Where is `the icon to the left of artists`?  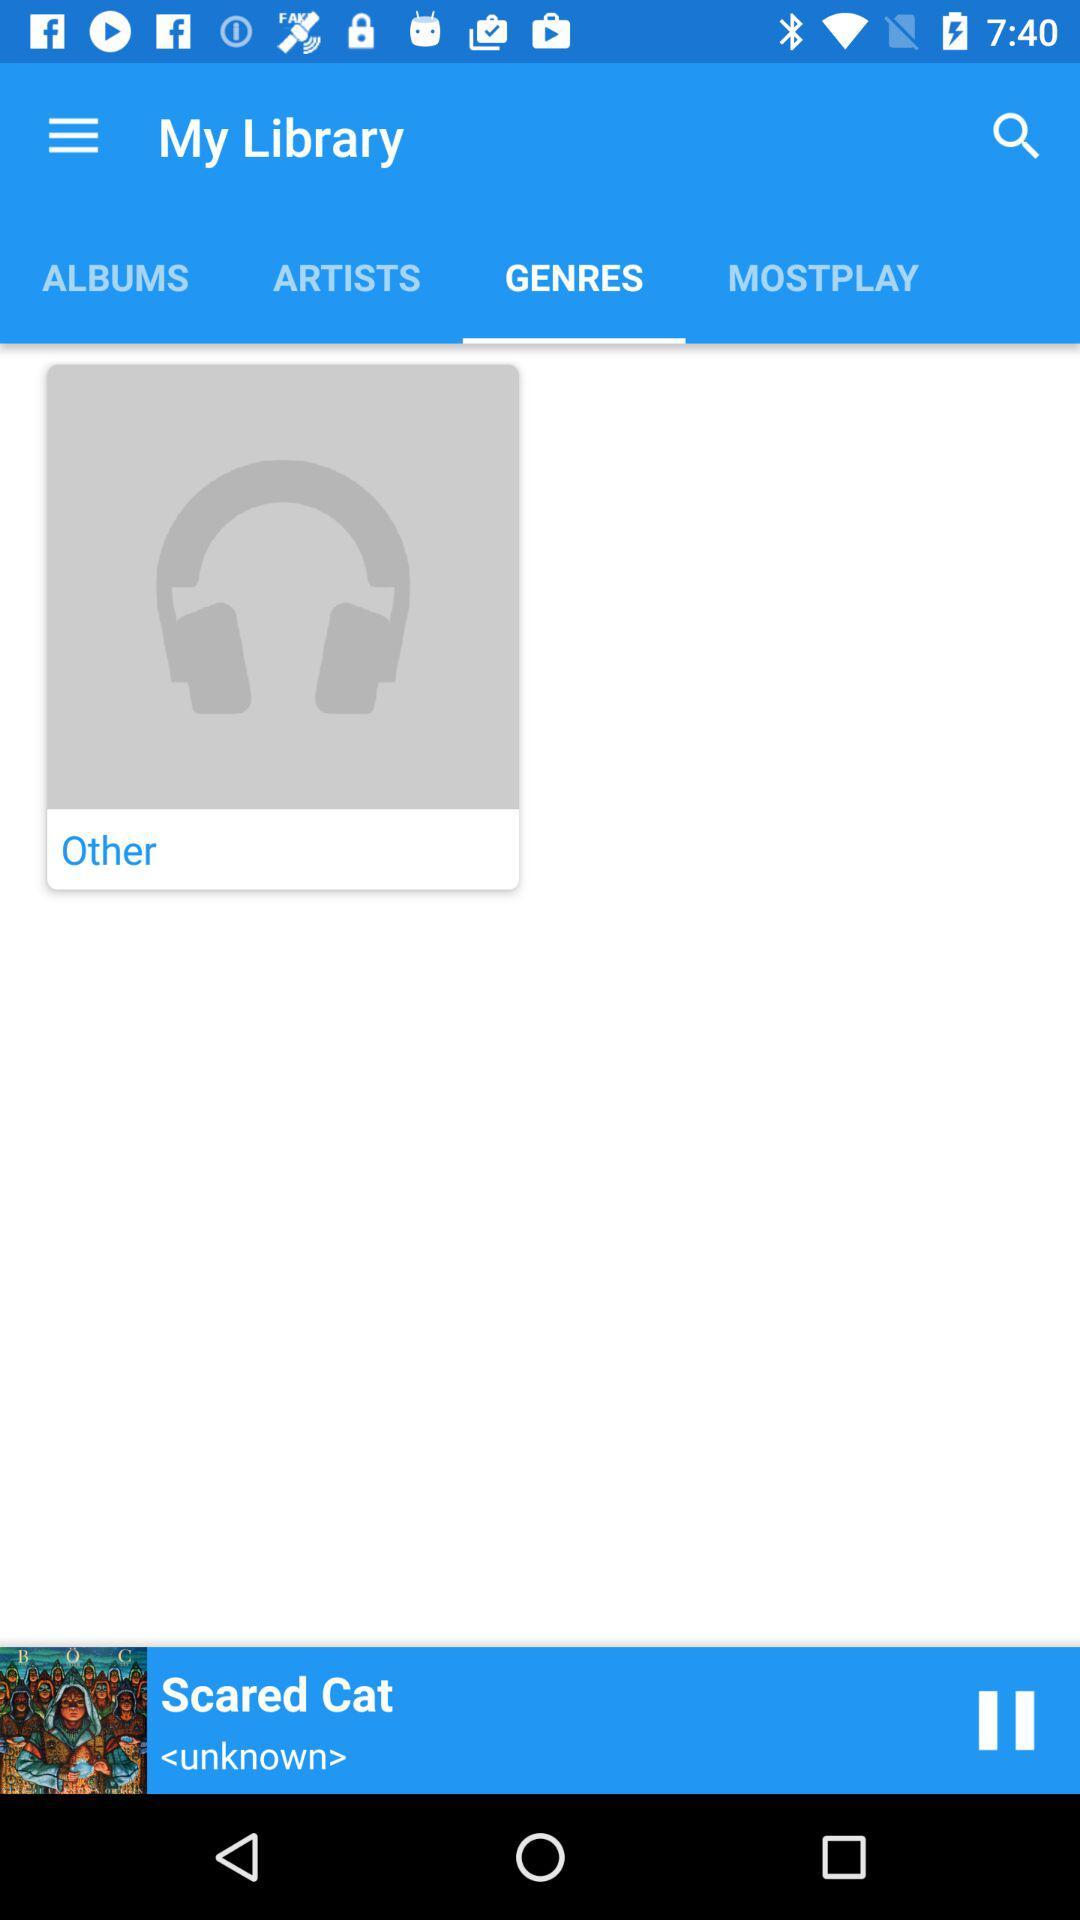
the icon to the left of artists is located at coordinates (115, 275).